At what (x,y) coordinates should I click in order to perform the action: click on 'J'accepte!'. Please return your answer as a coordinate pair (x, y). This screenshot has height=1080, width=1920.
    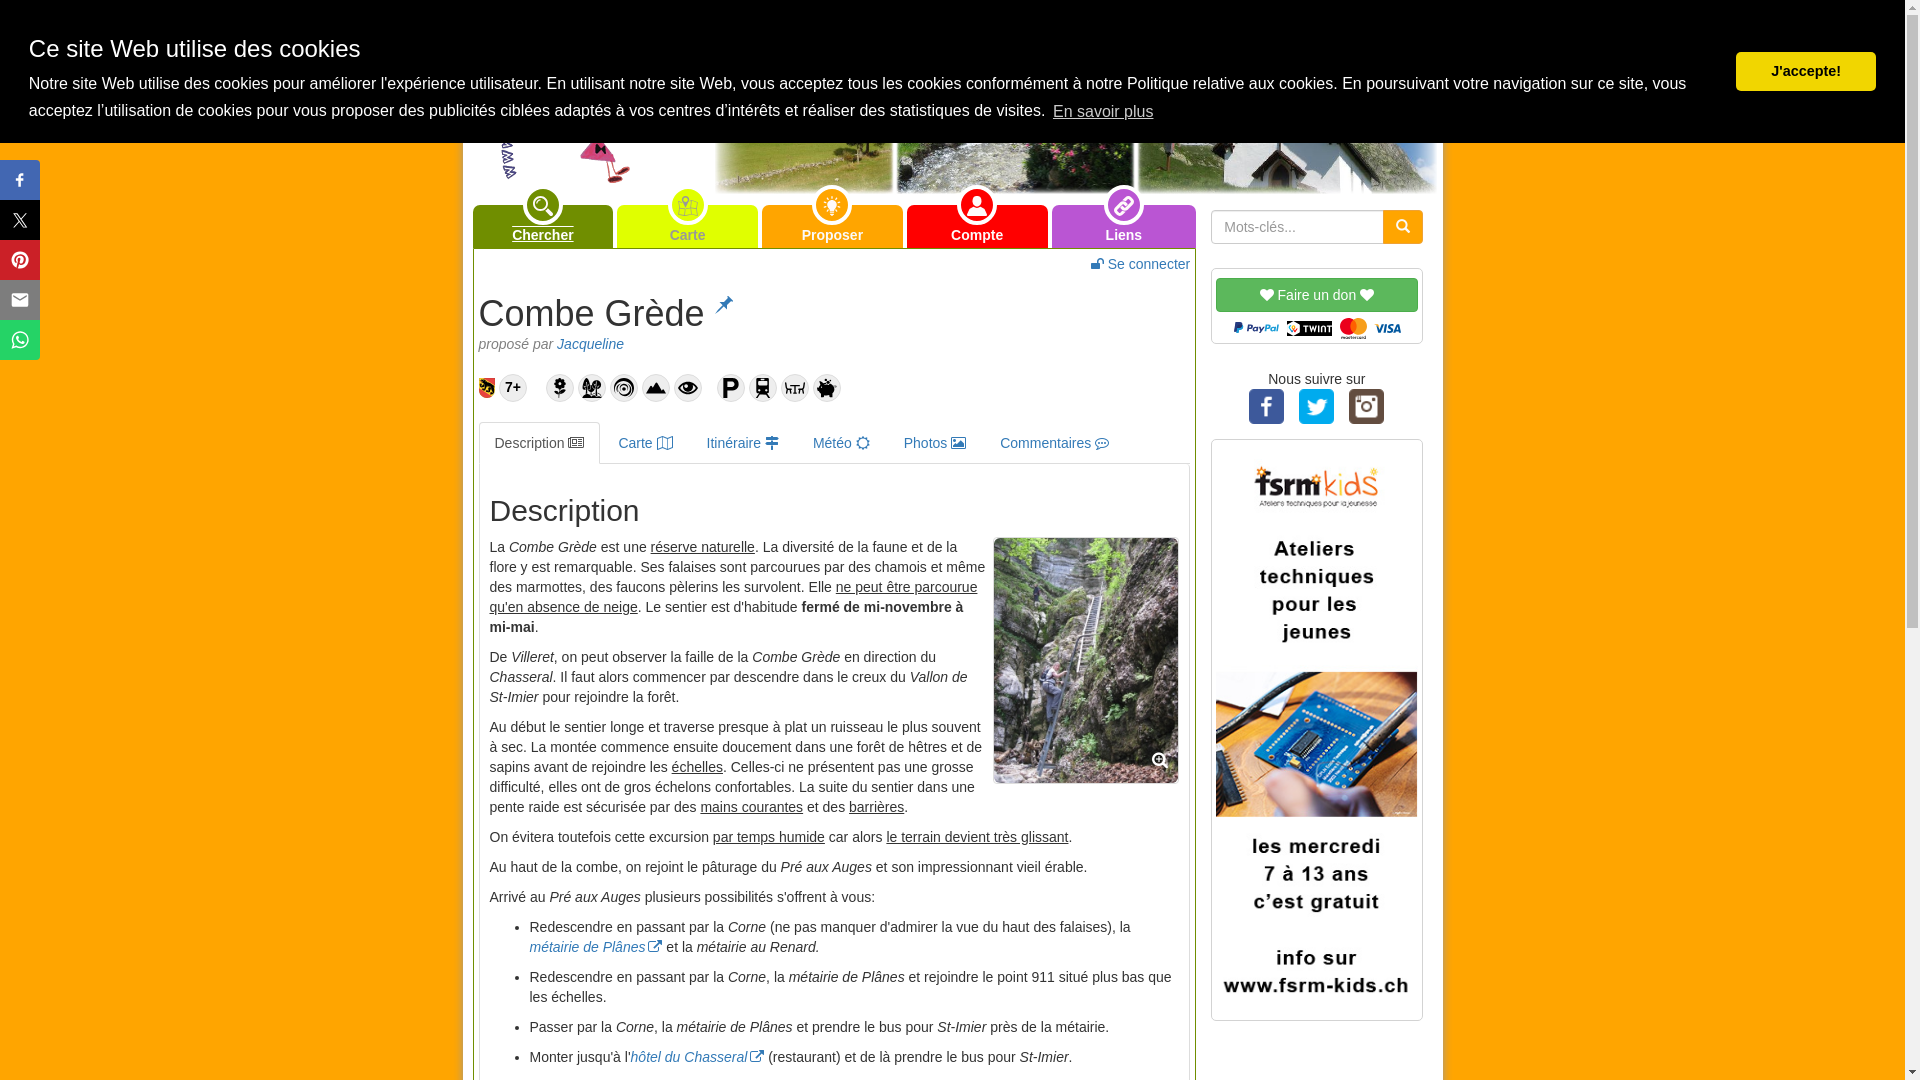
    Looking at the image, I should click on (1805, 71).